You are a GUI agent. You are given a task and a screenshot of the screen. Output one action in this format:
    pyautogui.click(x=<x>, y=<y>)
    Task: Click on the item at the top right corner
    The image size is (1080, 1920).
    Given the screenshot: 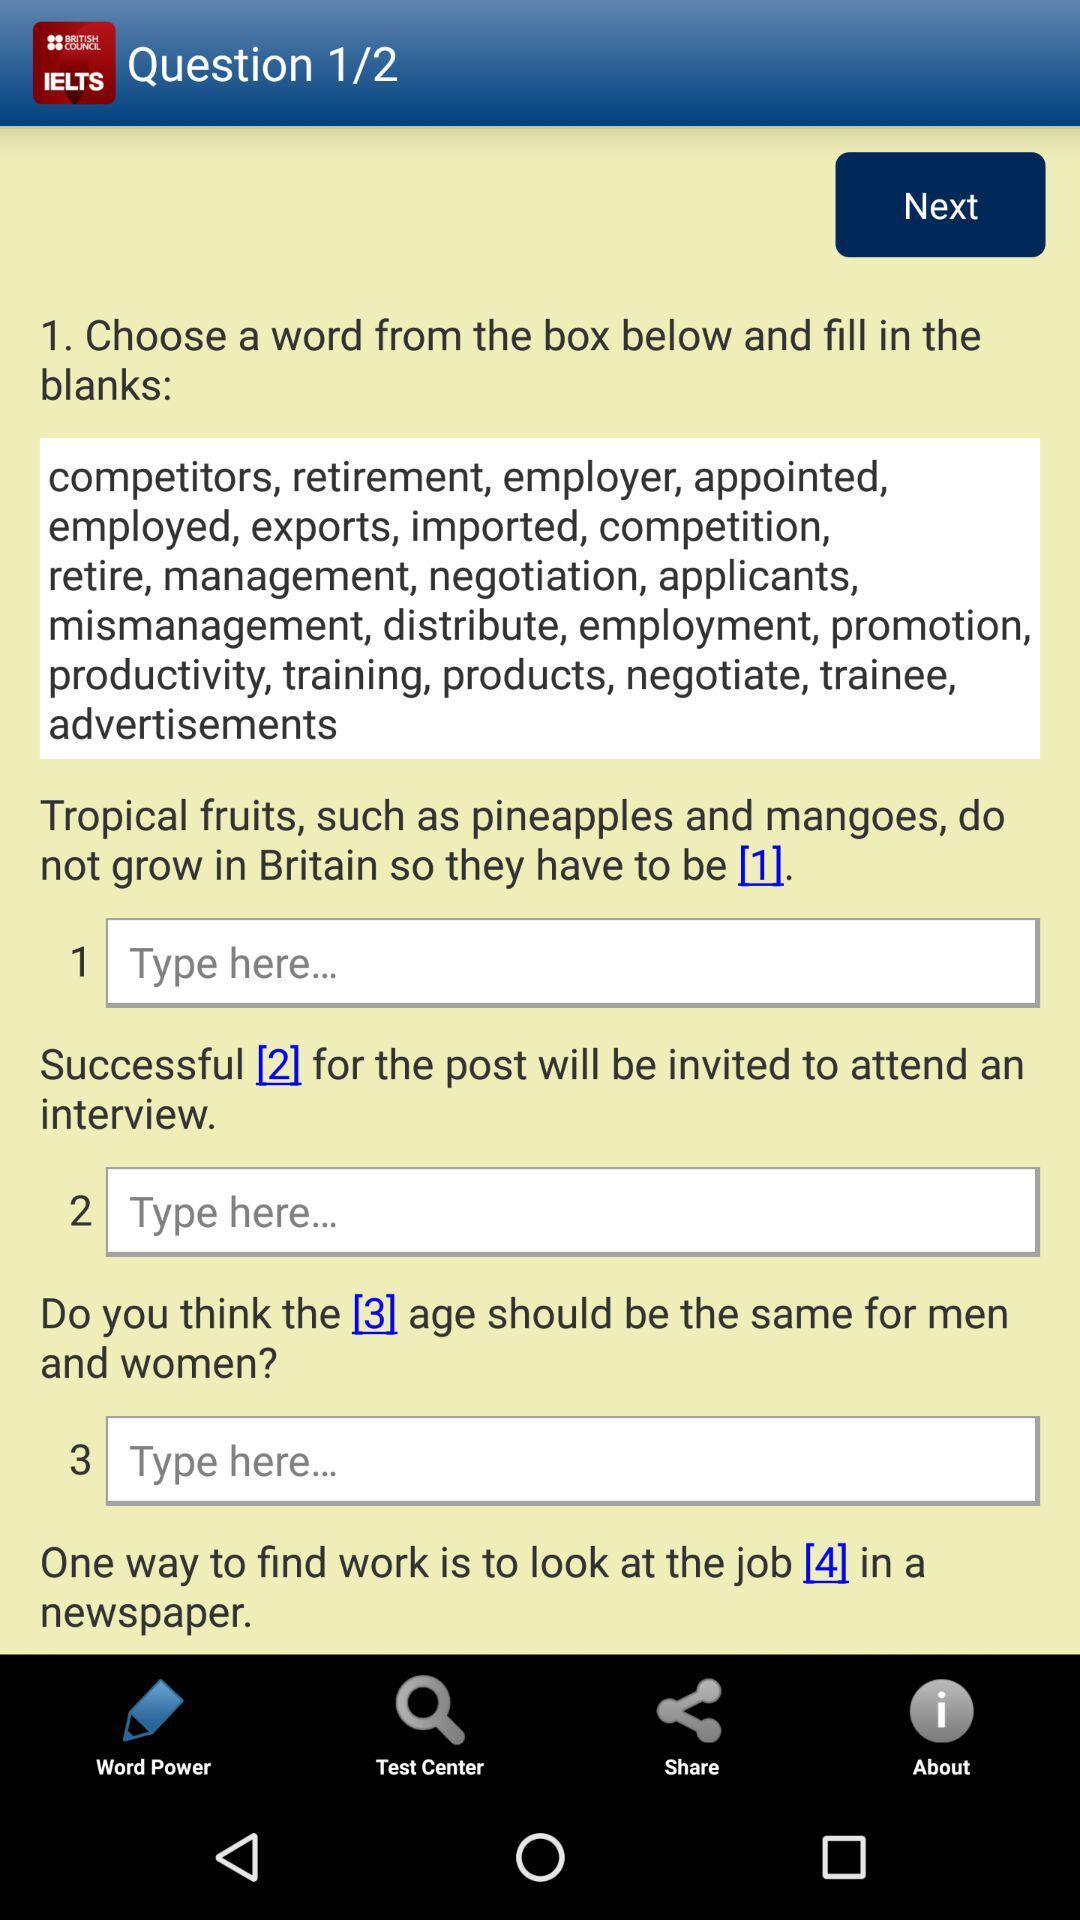 What is the action you would take?
    pyautogui.click(x=940, y=204)
    